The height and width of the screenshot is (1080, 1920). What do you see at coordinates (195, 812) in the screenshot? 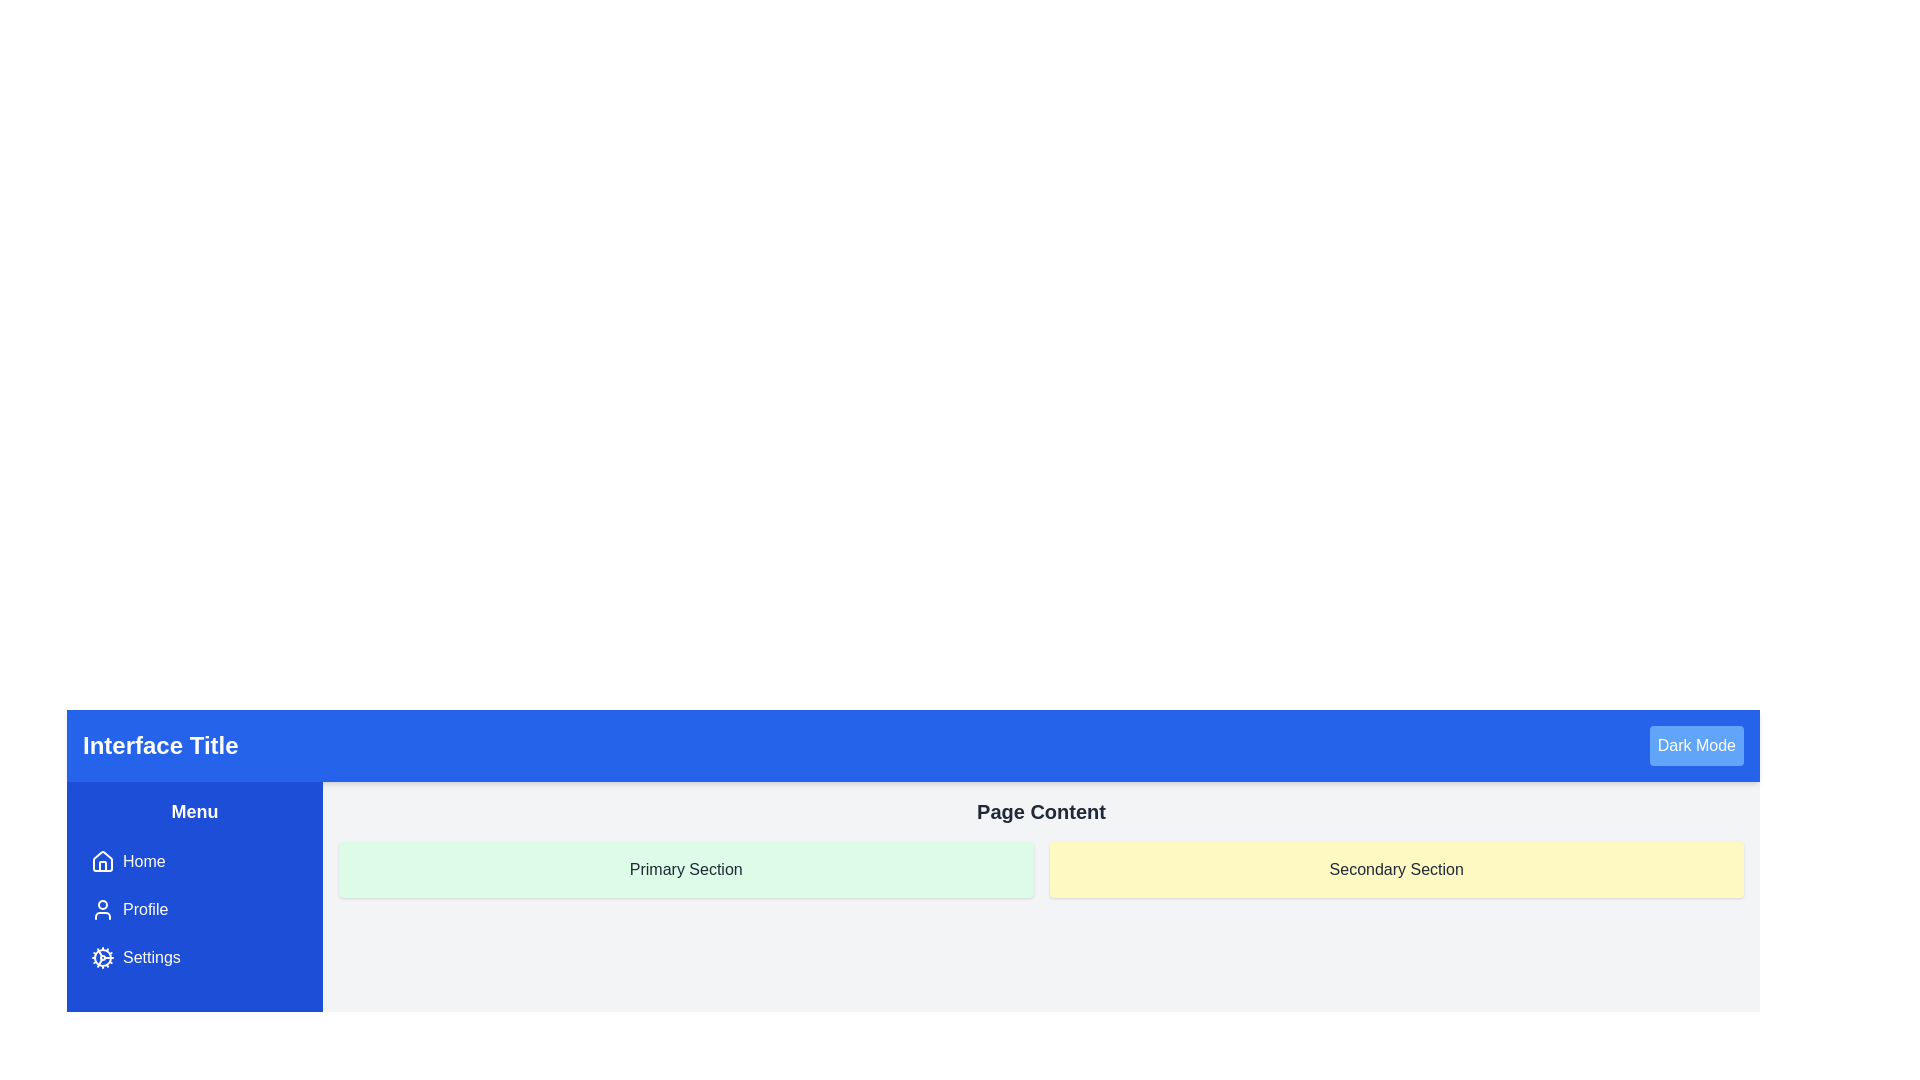
I see `the text label that serves as the title for the sidebar menu, positioned at the top of the sidebar above navigation links` at bounding box center [195, 812].